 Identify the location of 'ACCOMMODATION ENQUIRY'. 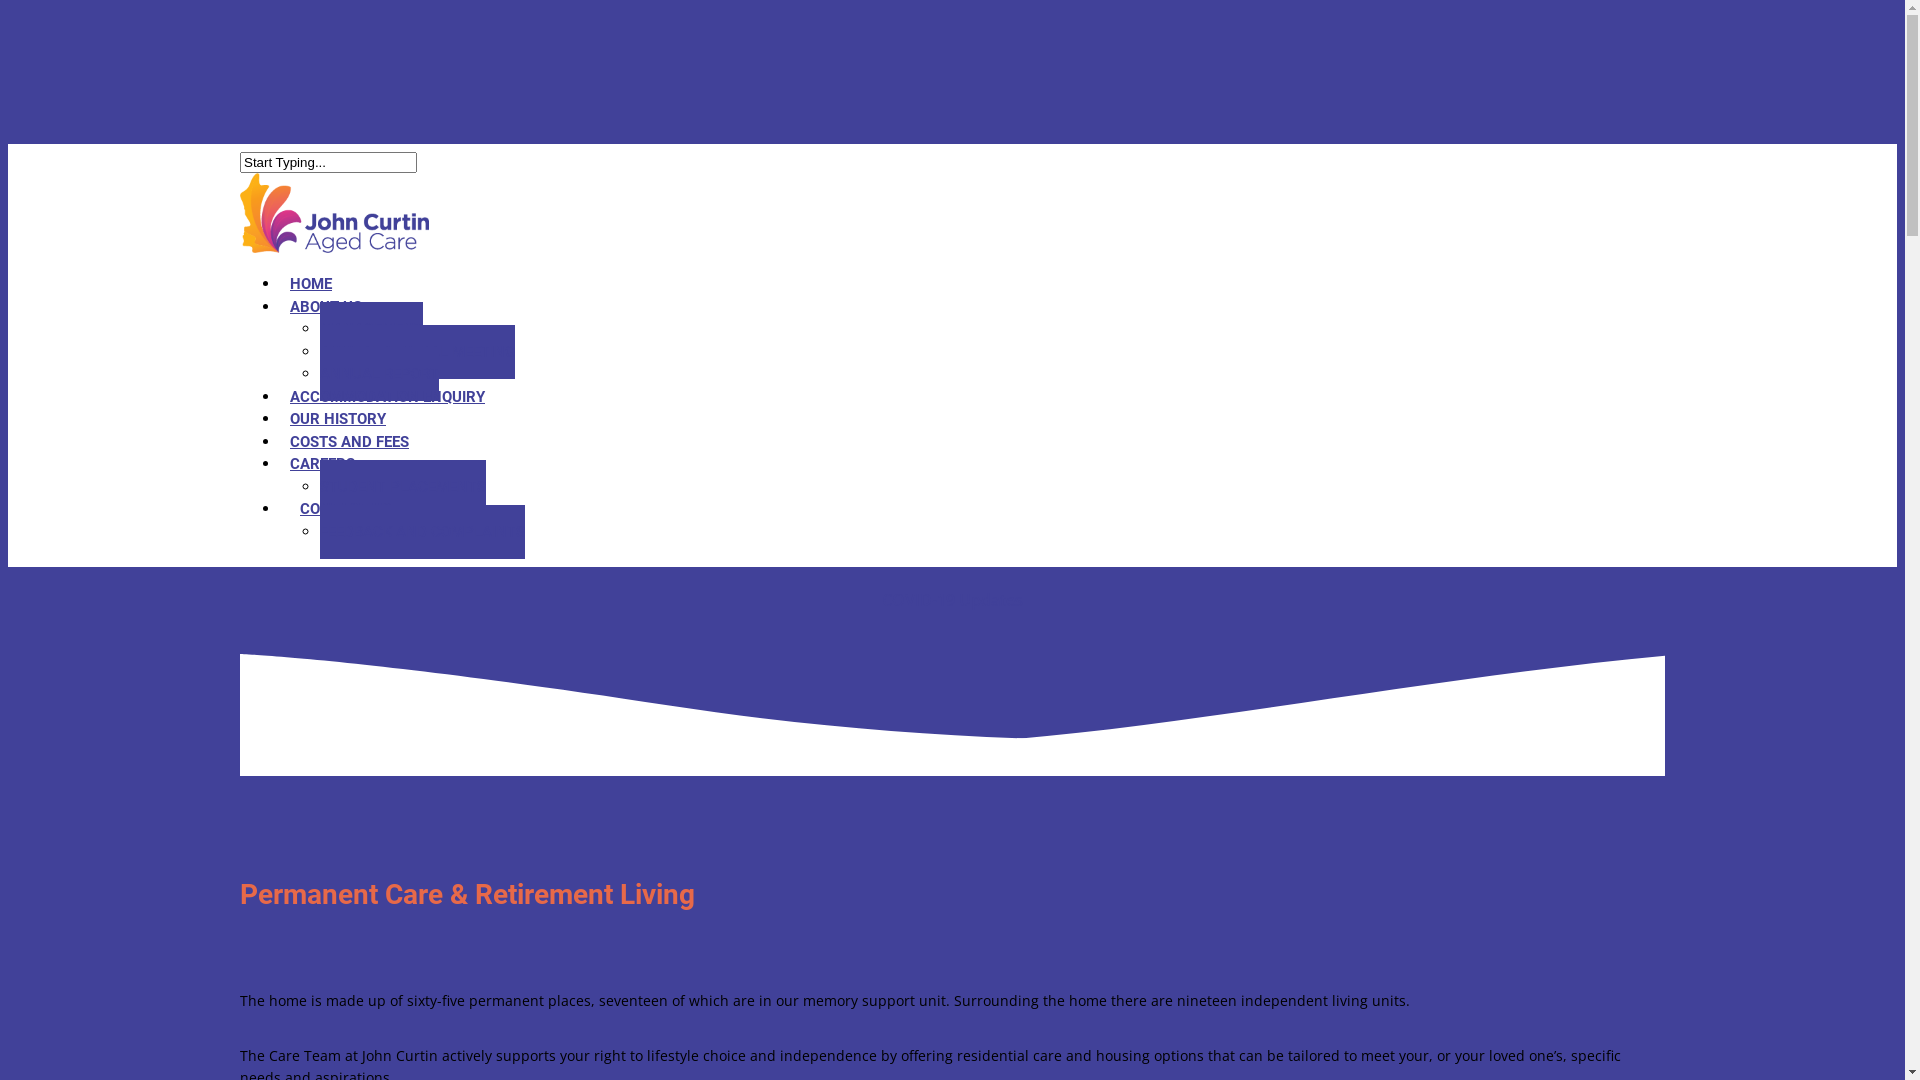
(387, 397).